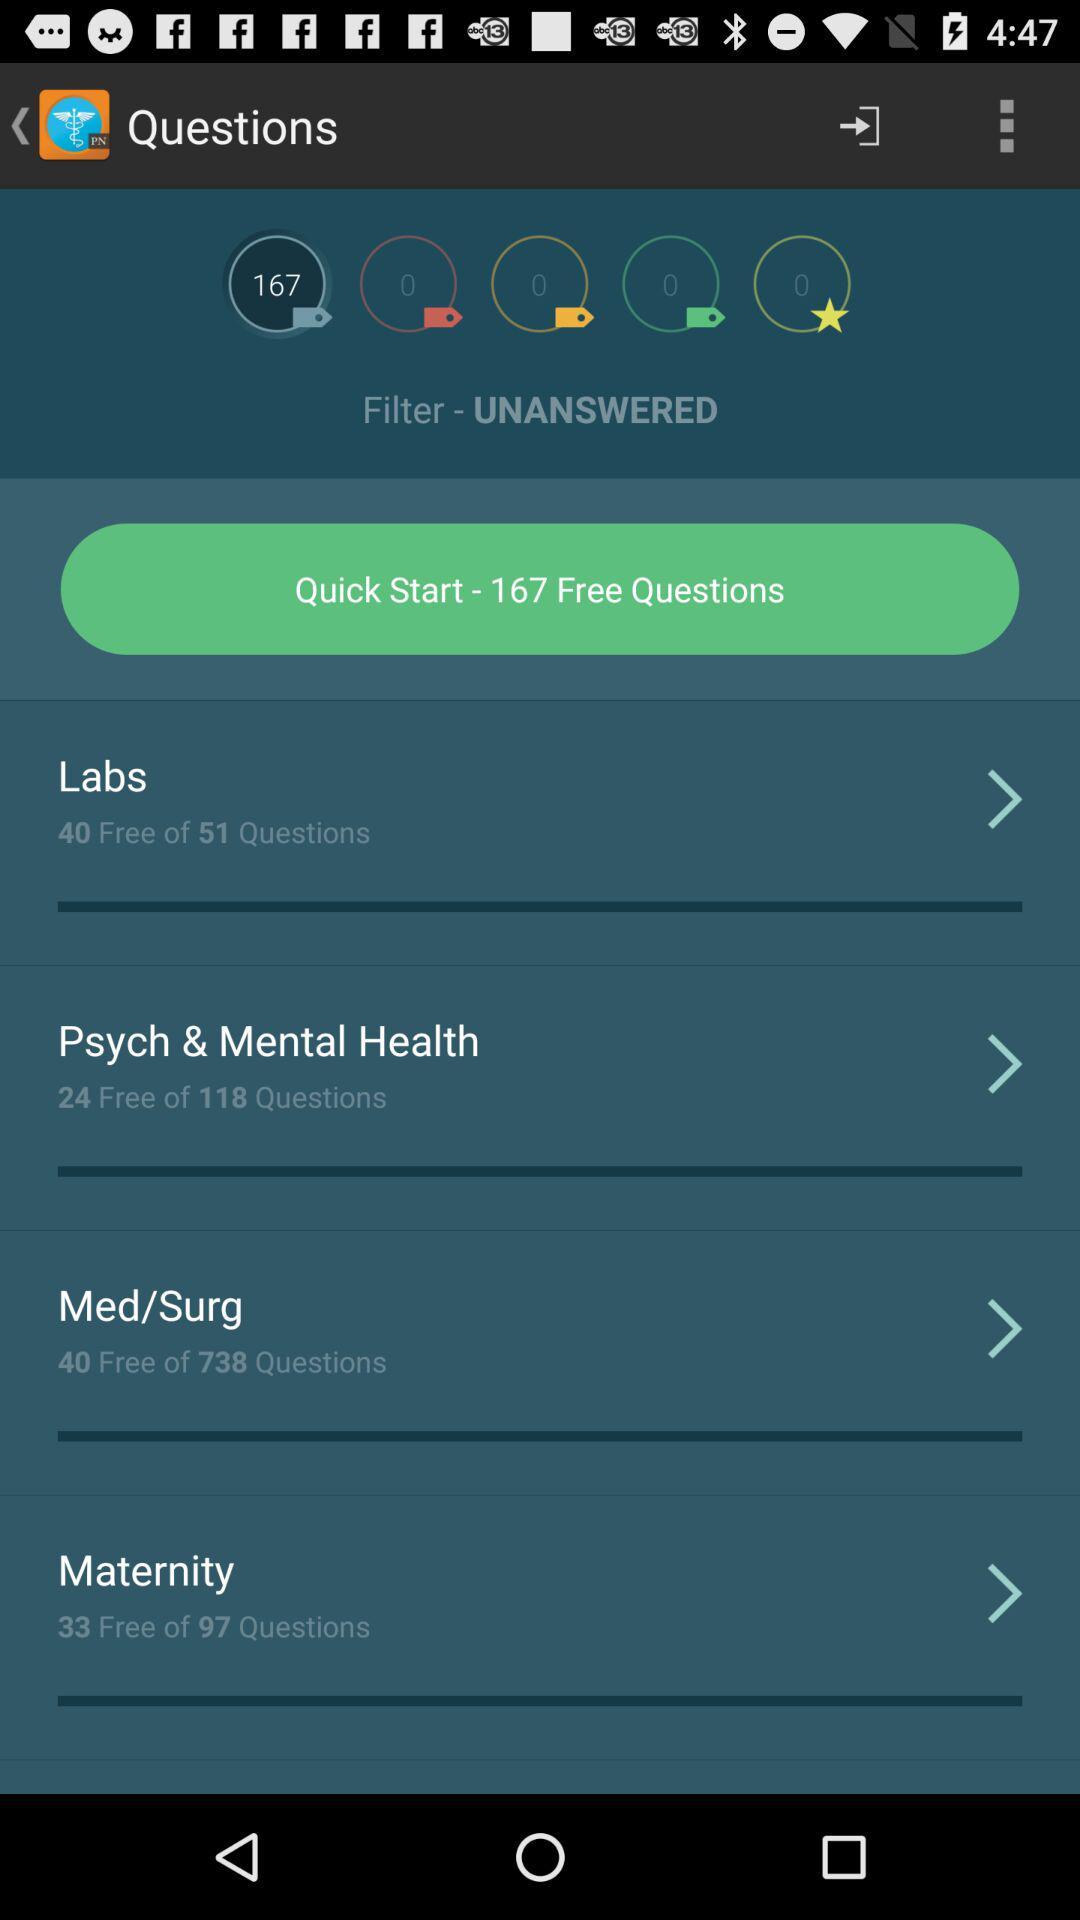  Describe the element at coordinates (670, 282) in the screenshot. I see `tag` at that location.